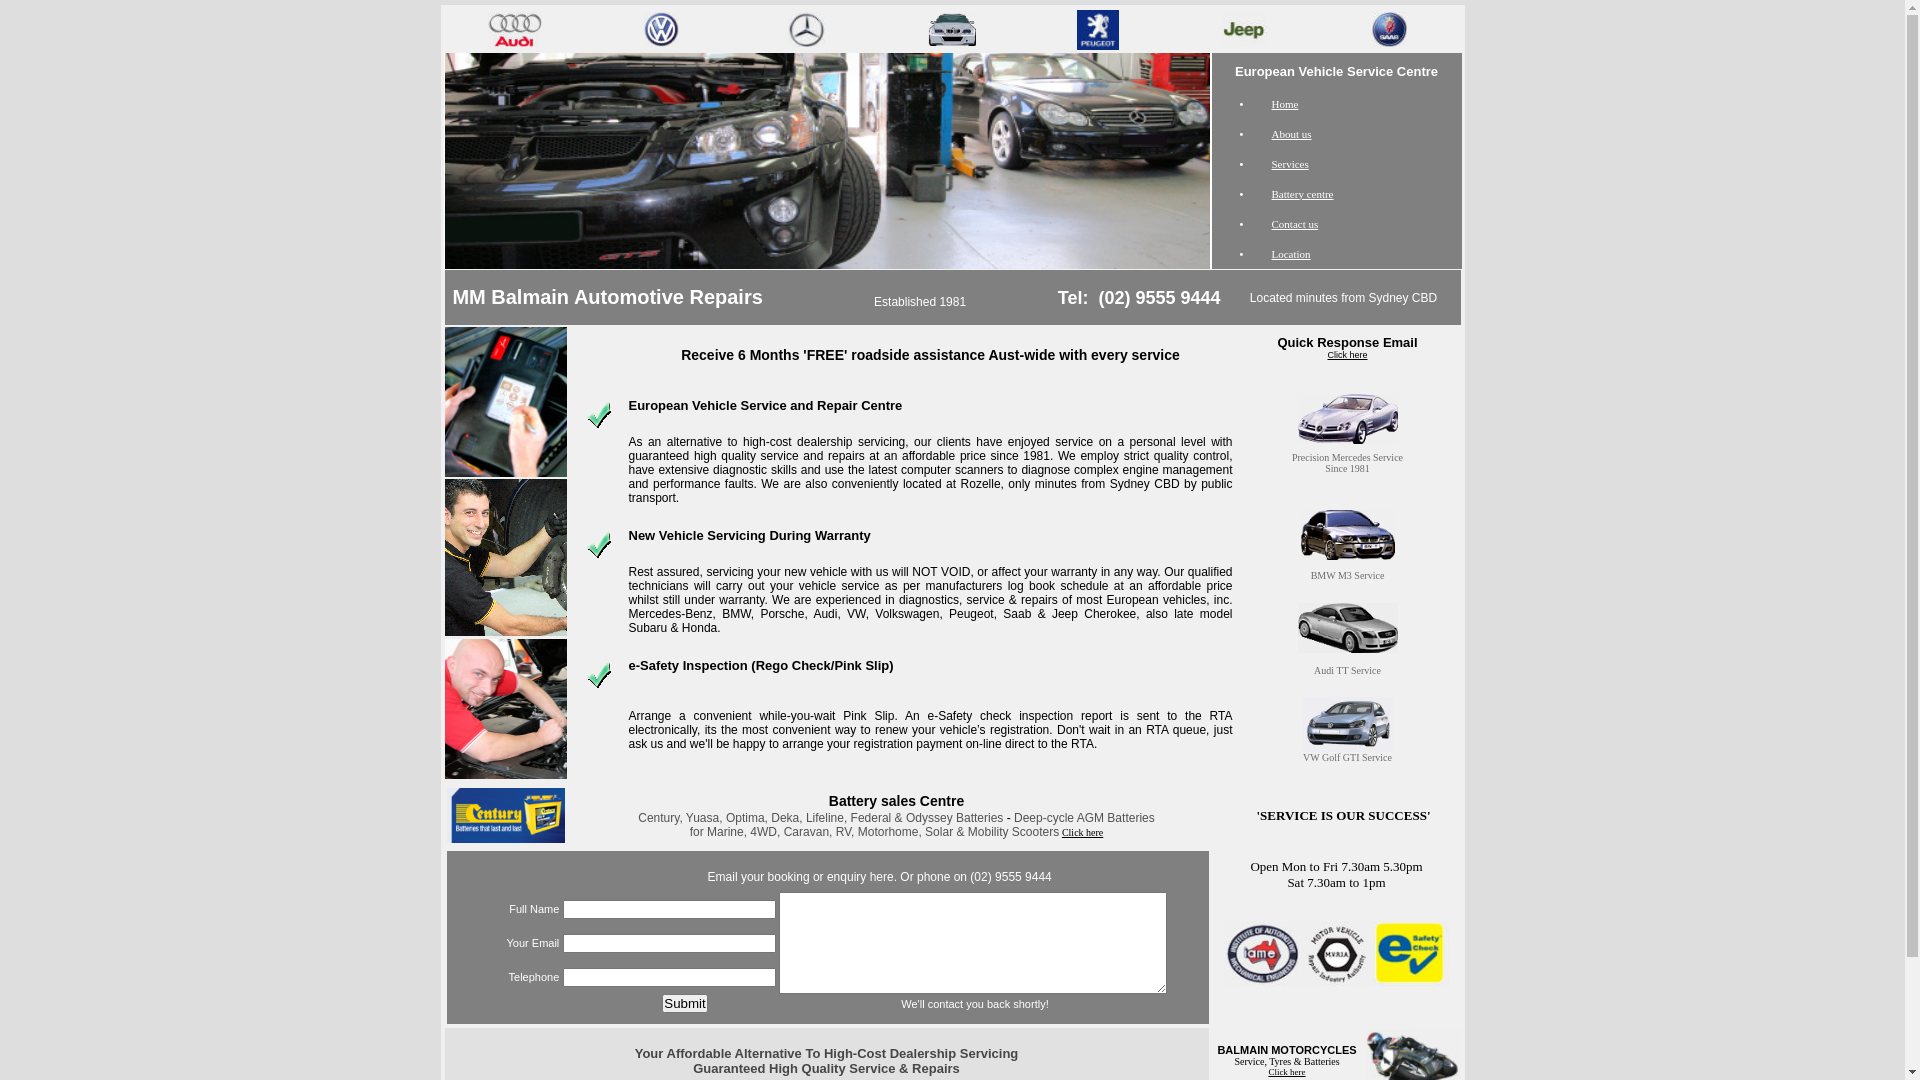 This screenshot has height=1080, width=1920. What do you see at coordinates (1286, 1071) in the screenshot?
I see `'Click here'` at bounding box center [1286, 1071].